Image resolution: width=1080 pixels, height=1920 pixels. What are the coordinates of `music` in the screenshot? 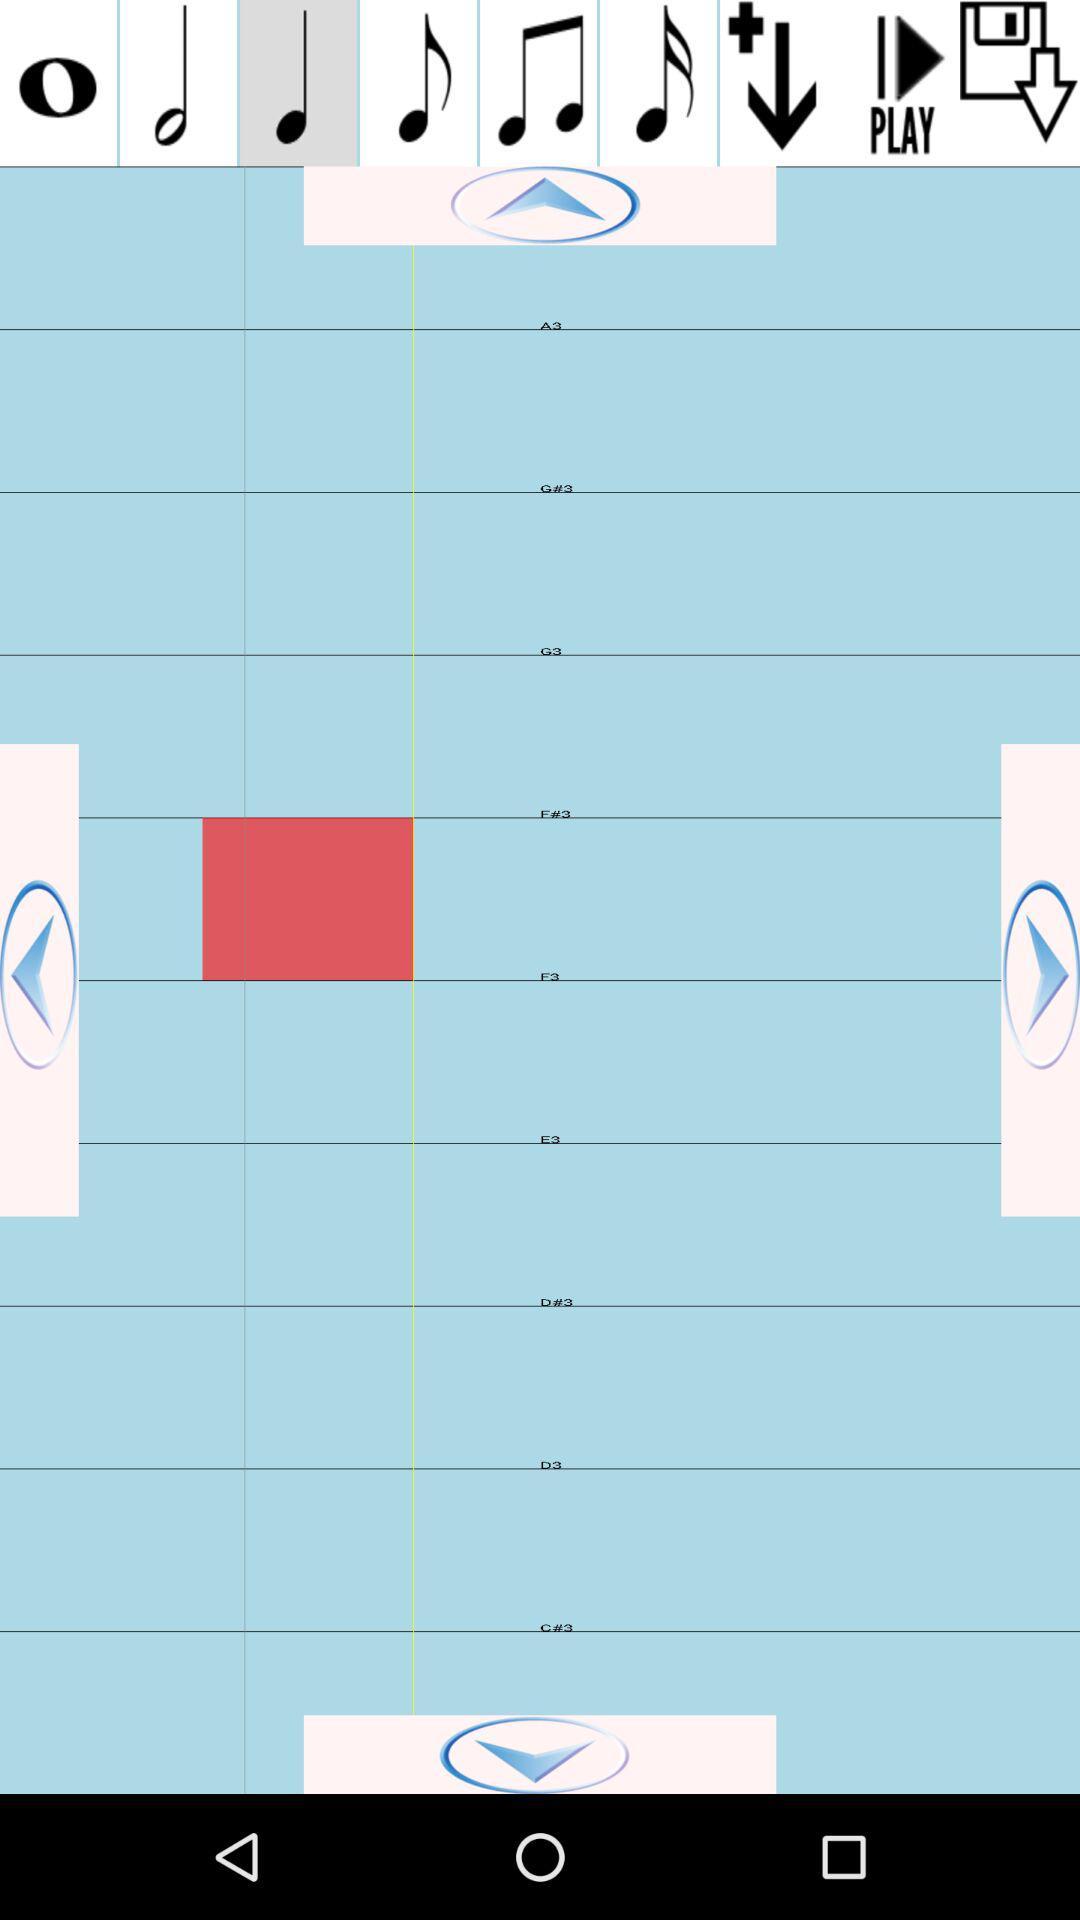 It's located at (898, 82).